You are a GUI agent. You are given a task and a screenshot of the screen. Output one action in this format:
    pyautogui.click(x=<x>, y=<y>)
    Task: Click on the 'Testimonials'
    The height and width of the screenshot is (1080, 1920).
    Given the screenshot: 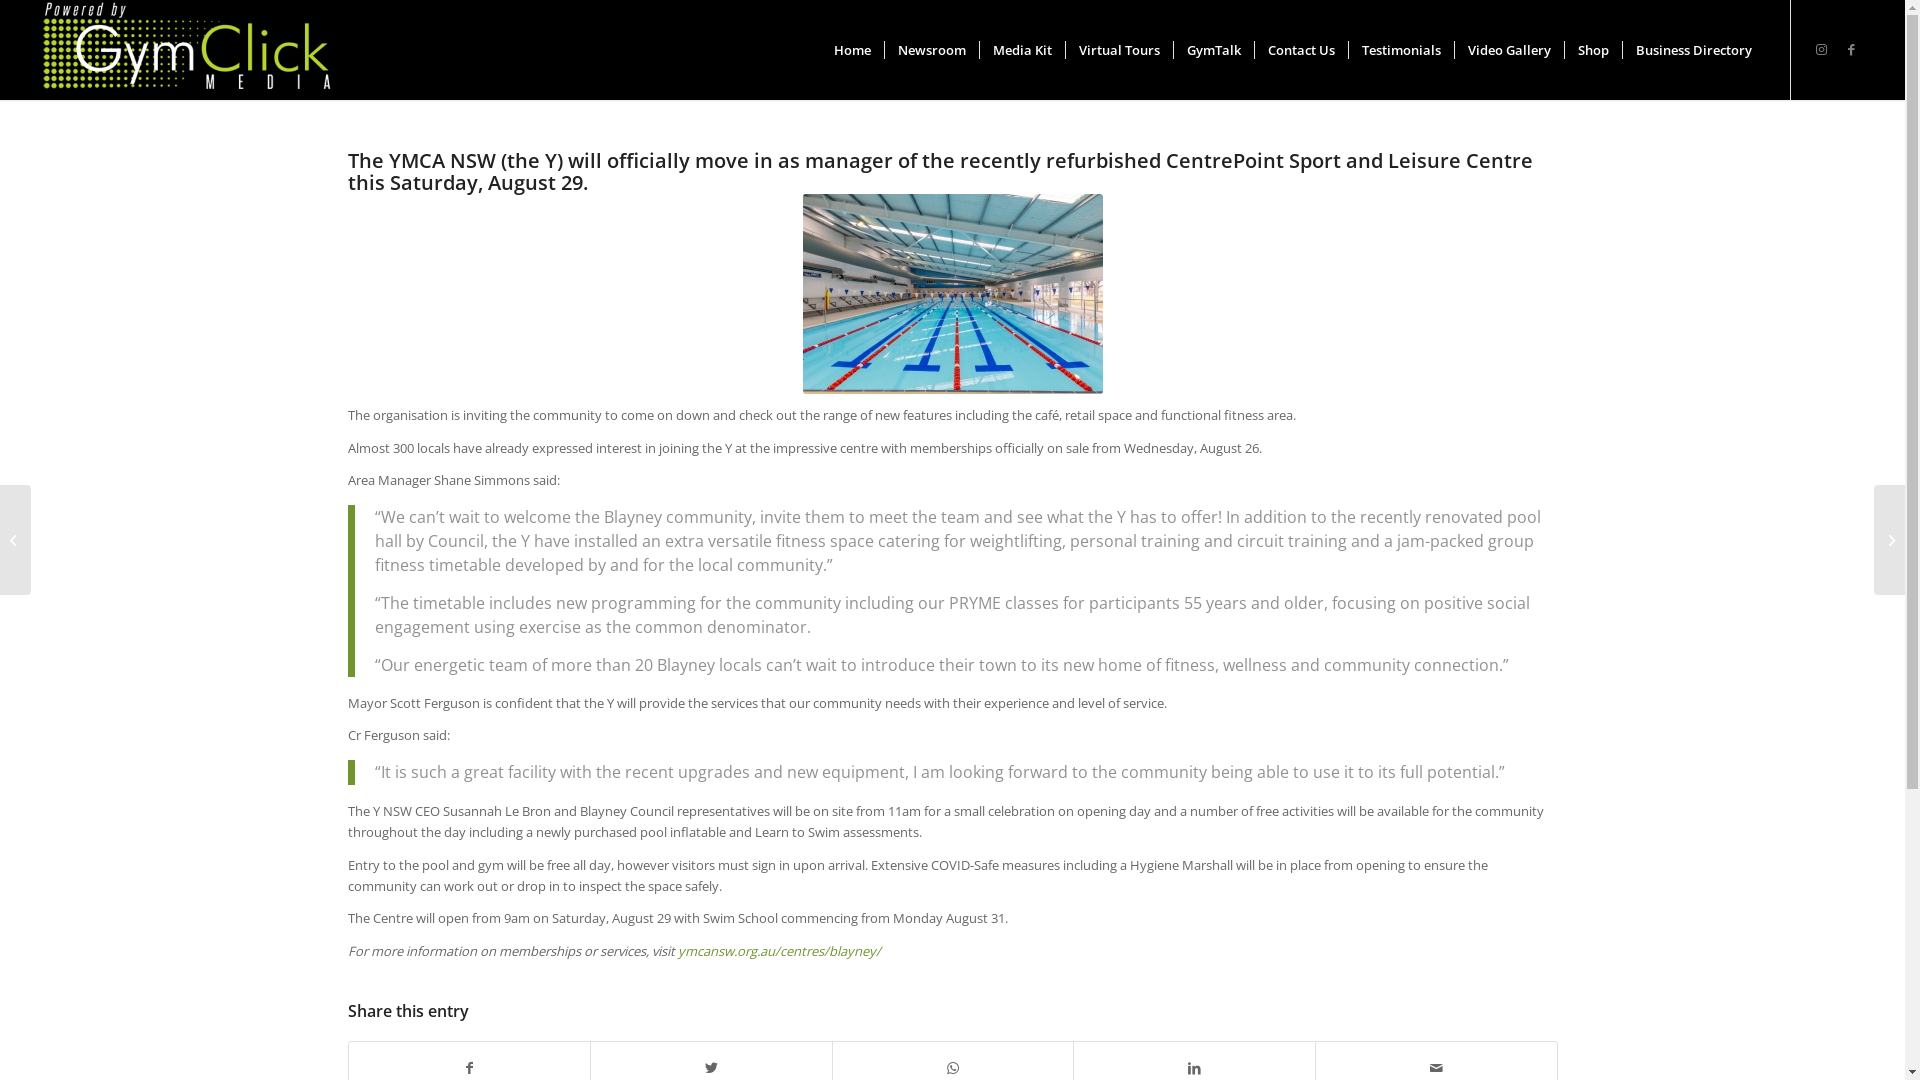 What is the action you would take?
    pyautogui.click(x=1400, y=49)
    